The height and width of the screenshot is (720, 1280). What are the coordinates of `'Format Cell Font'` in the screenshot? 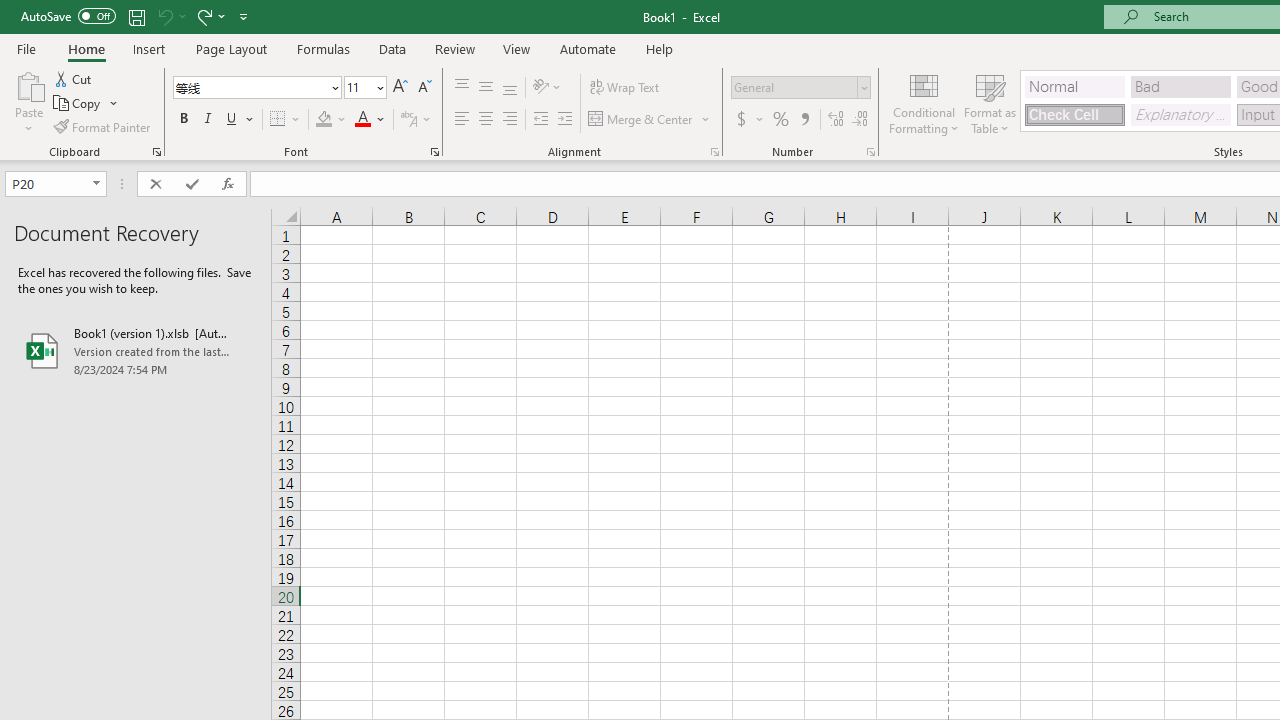 It's located at (434, 150).